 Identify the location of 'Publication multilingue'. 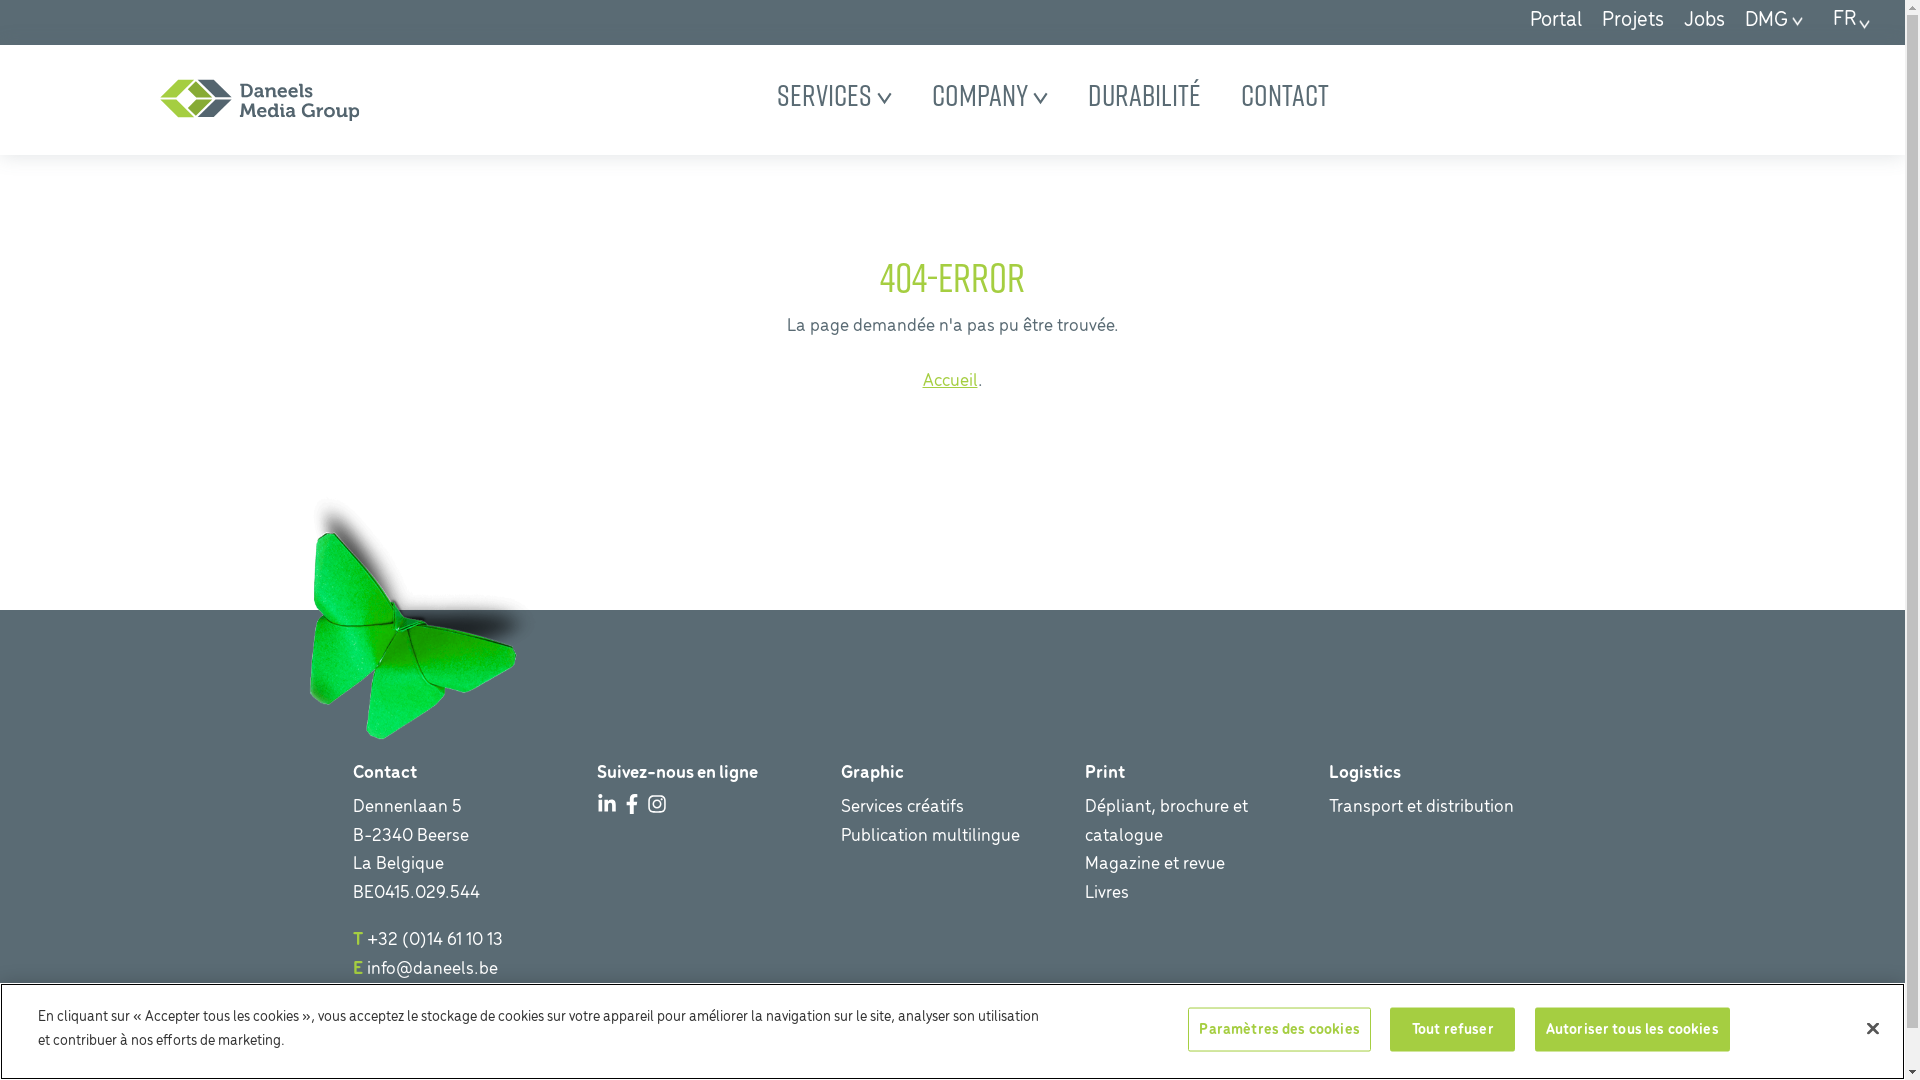
(928, 836).